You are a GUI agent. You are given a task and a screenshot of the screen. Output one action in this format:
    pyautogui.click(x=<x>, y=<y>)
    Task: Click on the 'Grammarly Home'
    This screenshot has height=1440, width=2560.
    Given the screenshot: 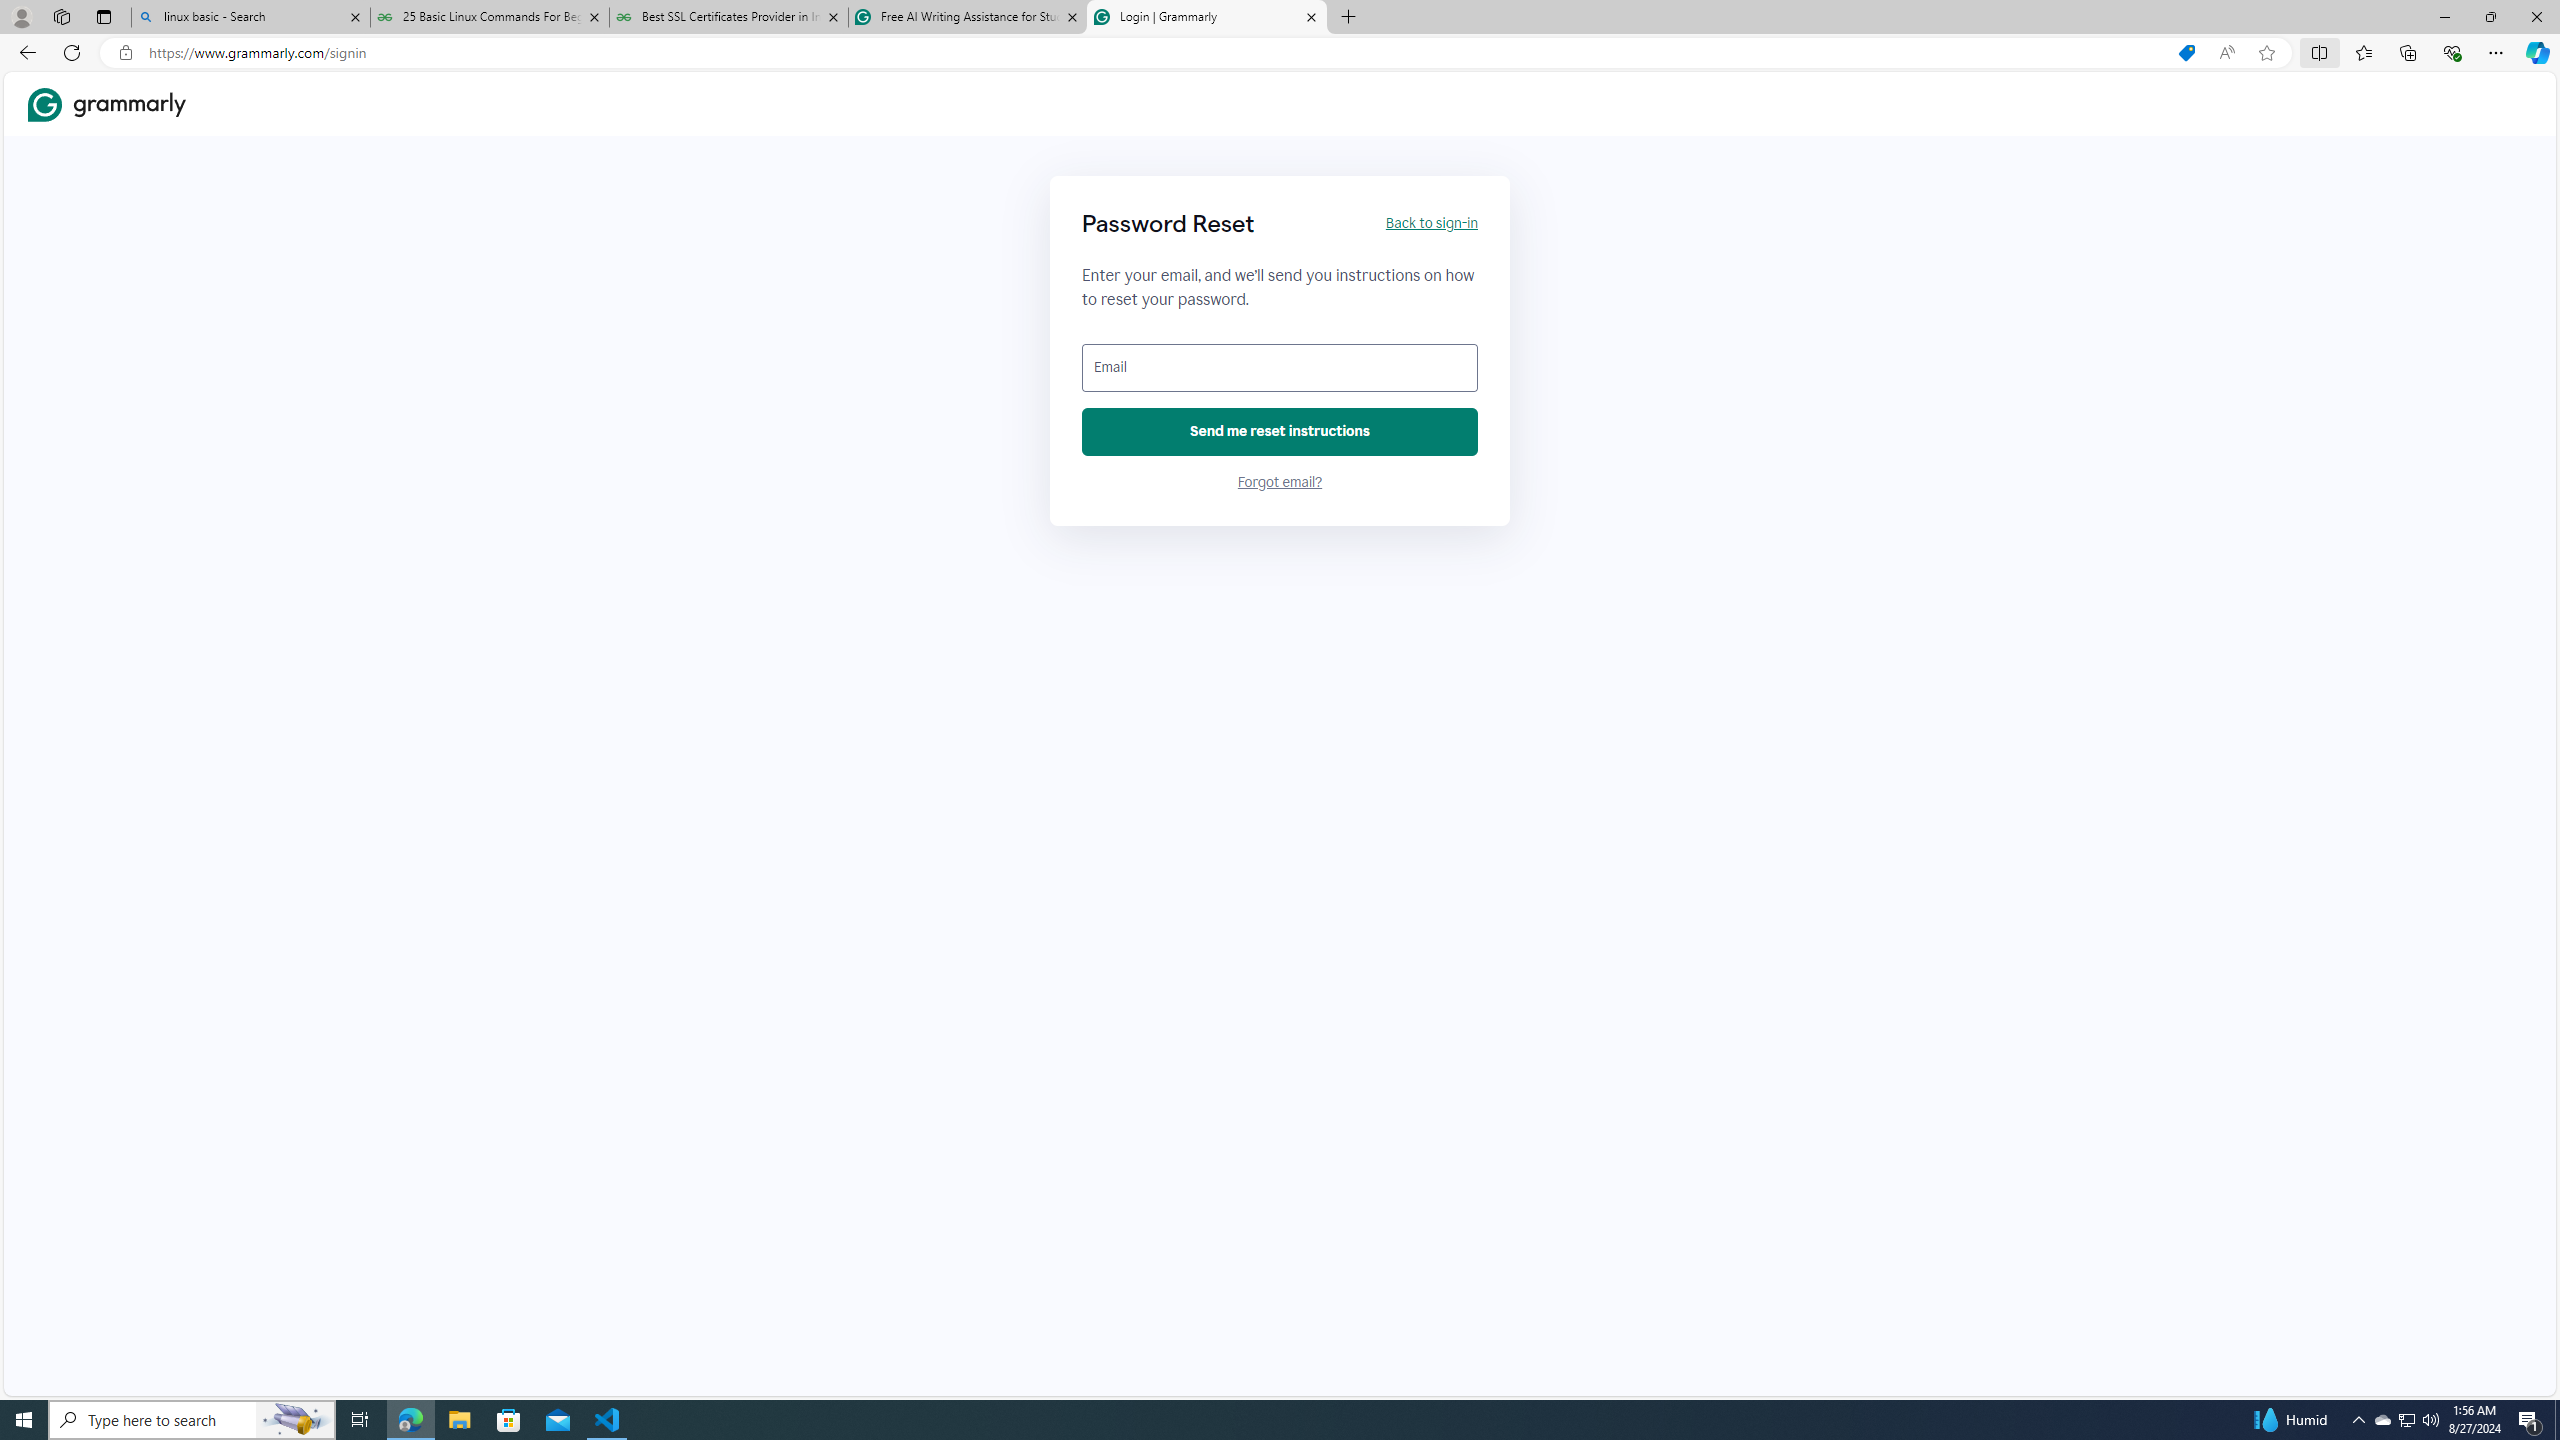 What is the action you would take?
    pyautogui.click(x=106, y=104)
    